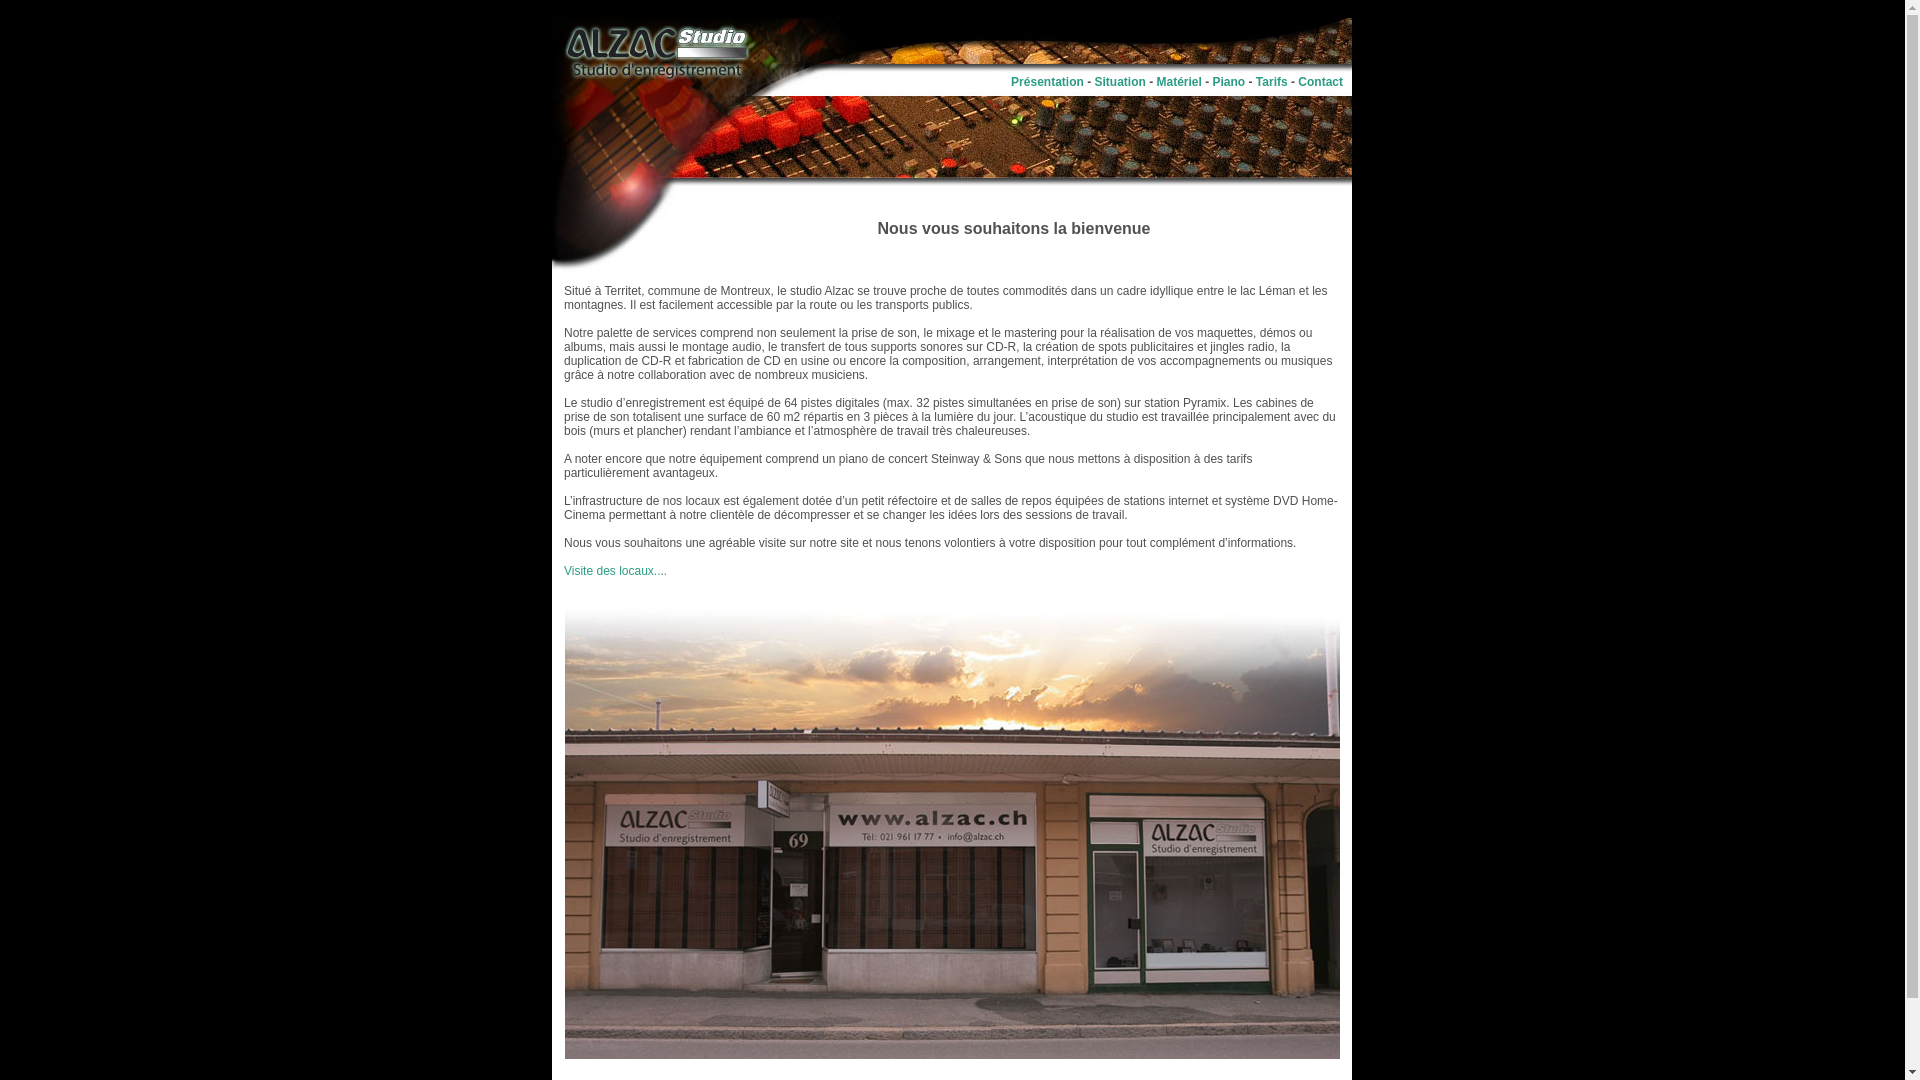 The height and width of the screenshot is (1080, 1920). What do you see at coordinates (1297, 80) in the screenshot?
I see `'Contact'` at bounding box center [1297, 80].